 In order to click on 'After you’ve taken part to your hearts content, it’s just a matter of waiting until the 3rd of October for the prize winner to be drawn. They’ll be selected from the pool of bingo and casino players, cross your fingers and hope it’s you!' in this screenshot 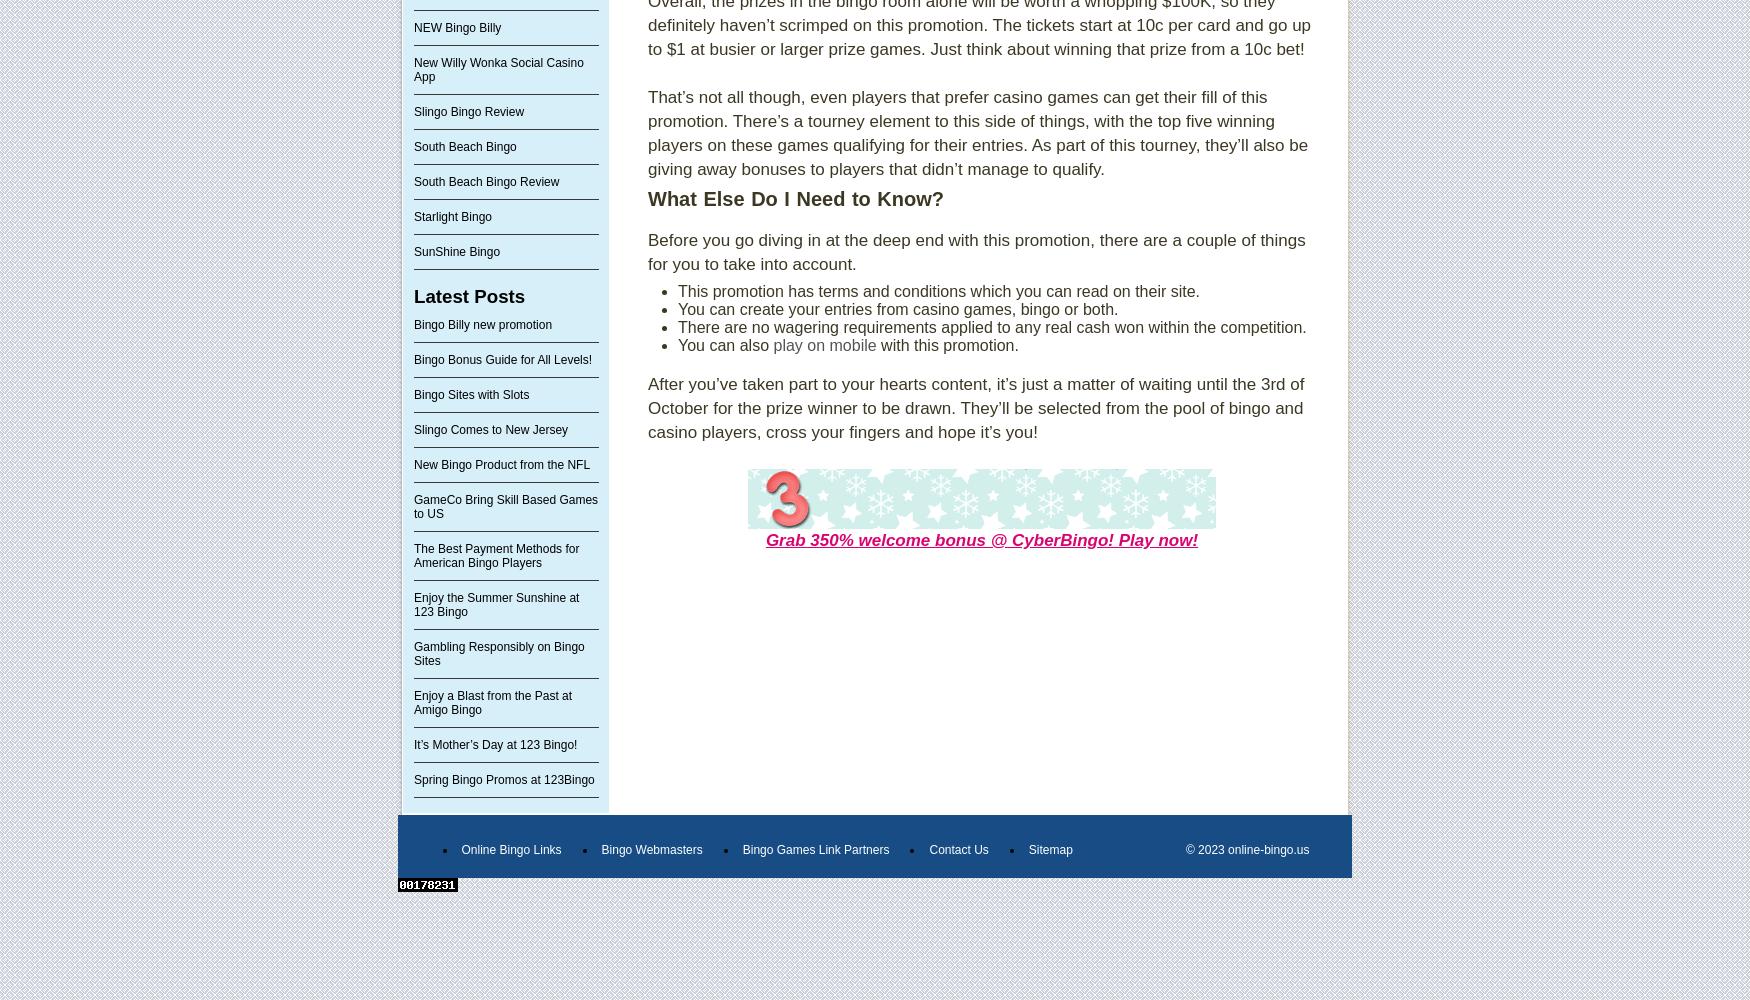, I will do `click(975, 408)`.